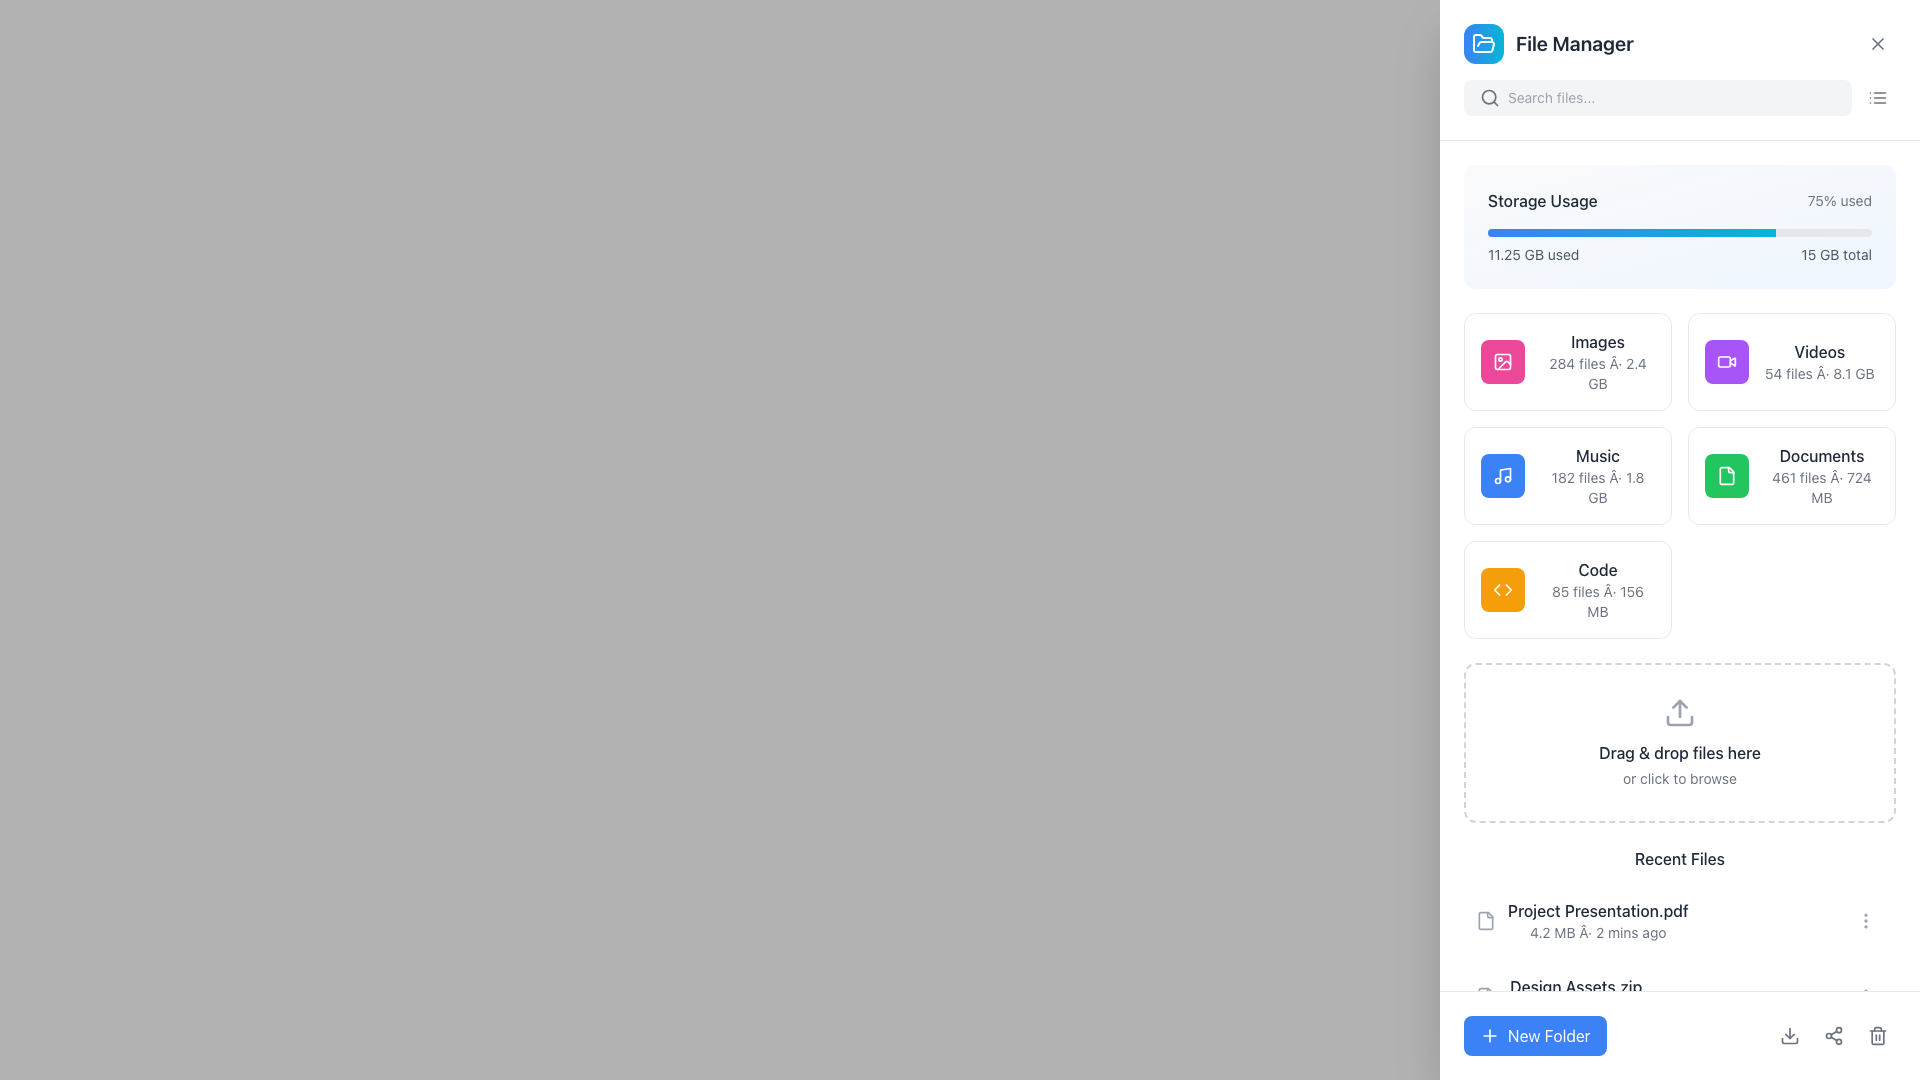 This screenshot has width=1920, height=1080. I want to click on 'Music' label which is displayed in medium gray font, centrally aligned above file count and size information in the second column of a grid layout beneath 'Storage Usage', so click(1597, 455).